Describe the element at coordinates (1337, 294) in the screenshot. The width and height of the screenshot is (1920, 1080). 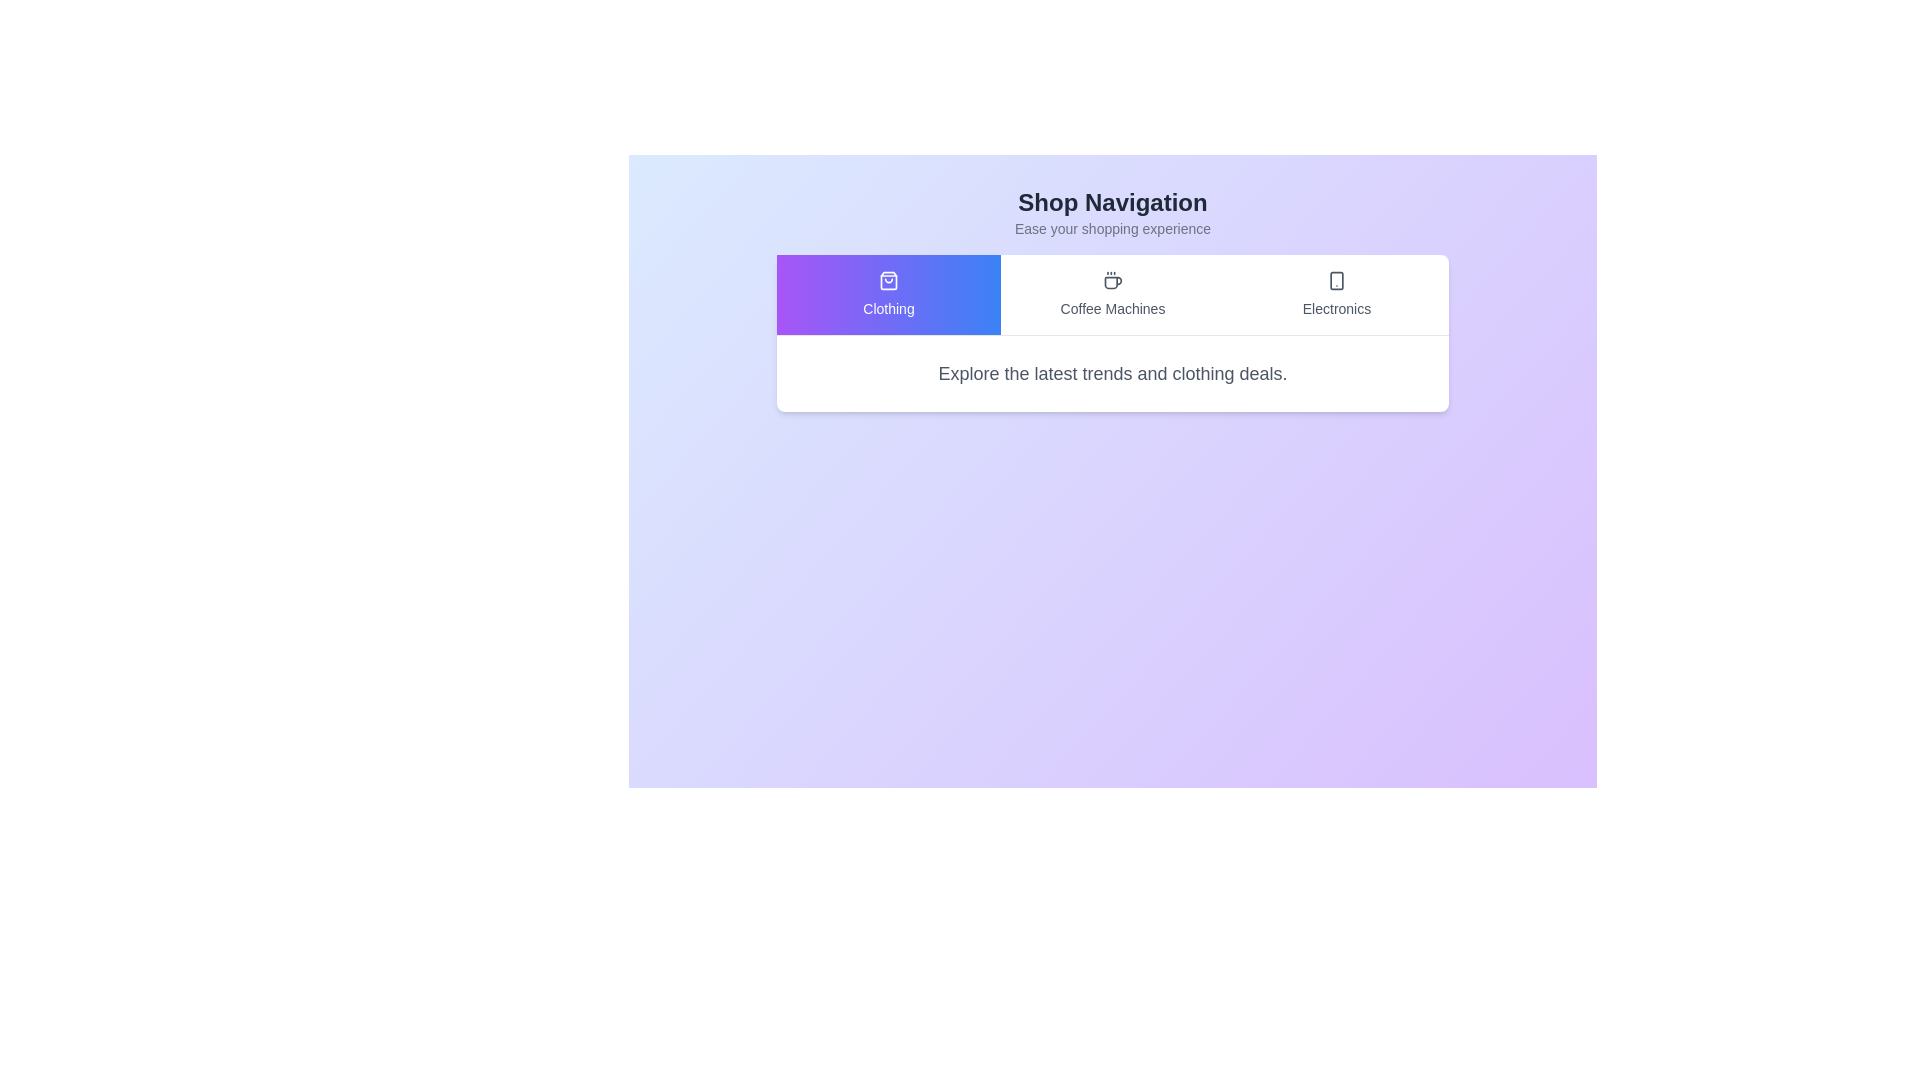
I see `the tab labeled Electronics to observe the hover effect` at that location.